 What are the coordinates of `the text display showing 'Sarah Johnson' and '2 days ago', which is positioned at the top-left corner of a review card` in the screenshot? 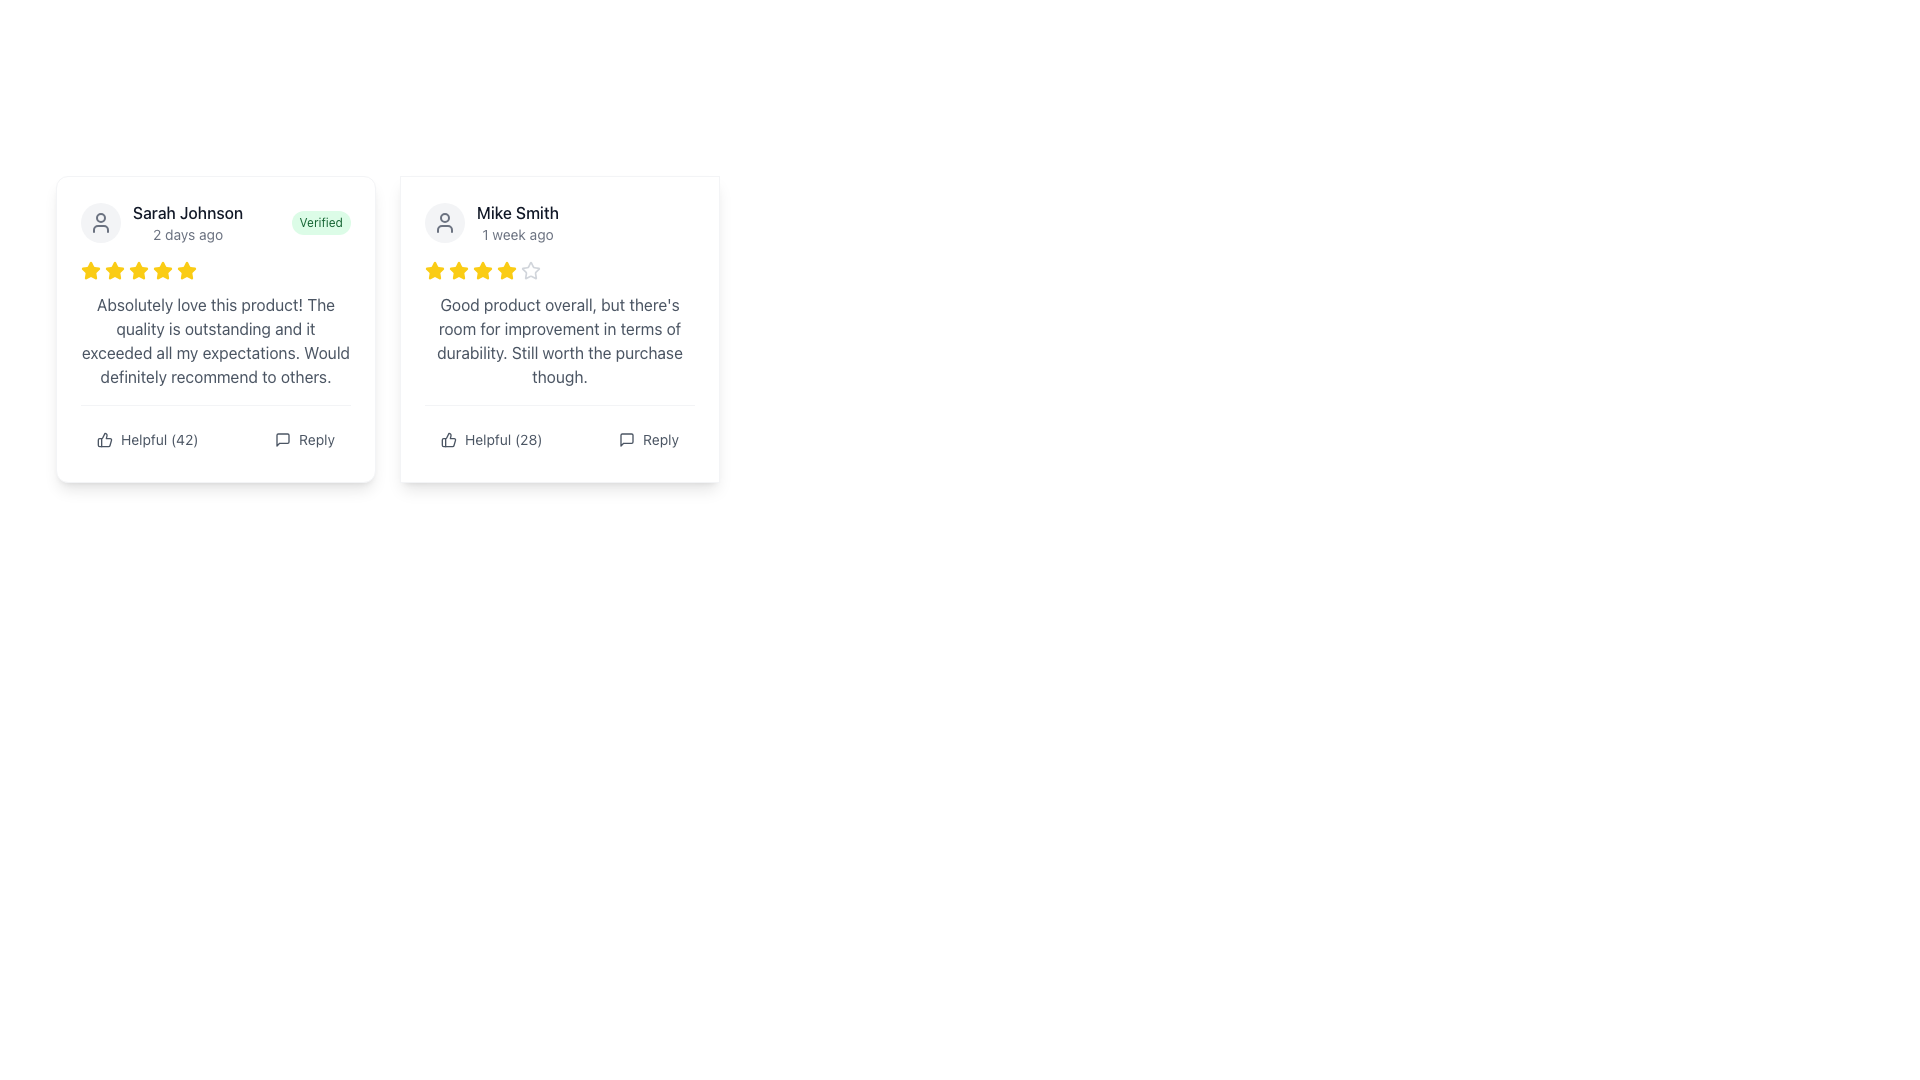 It's located at (188, 223).